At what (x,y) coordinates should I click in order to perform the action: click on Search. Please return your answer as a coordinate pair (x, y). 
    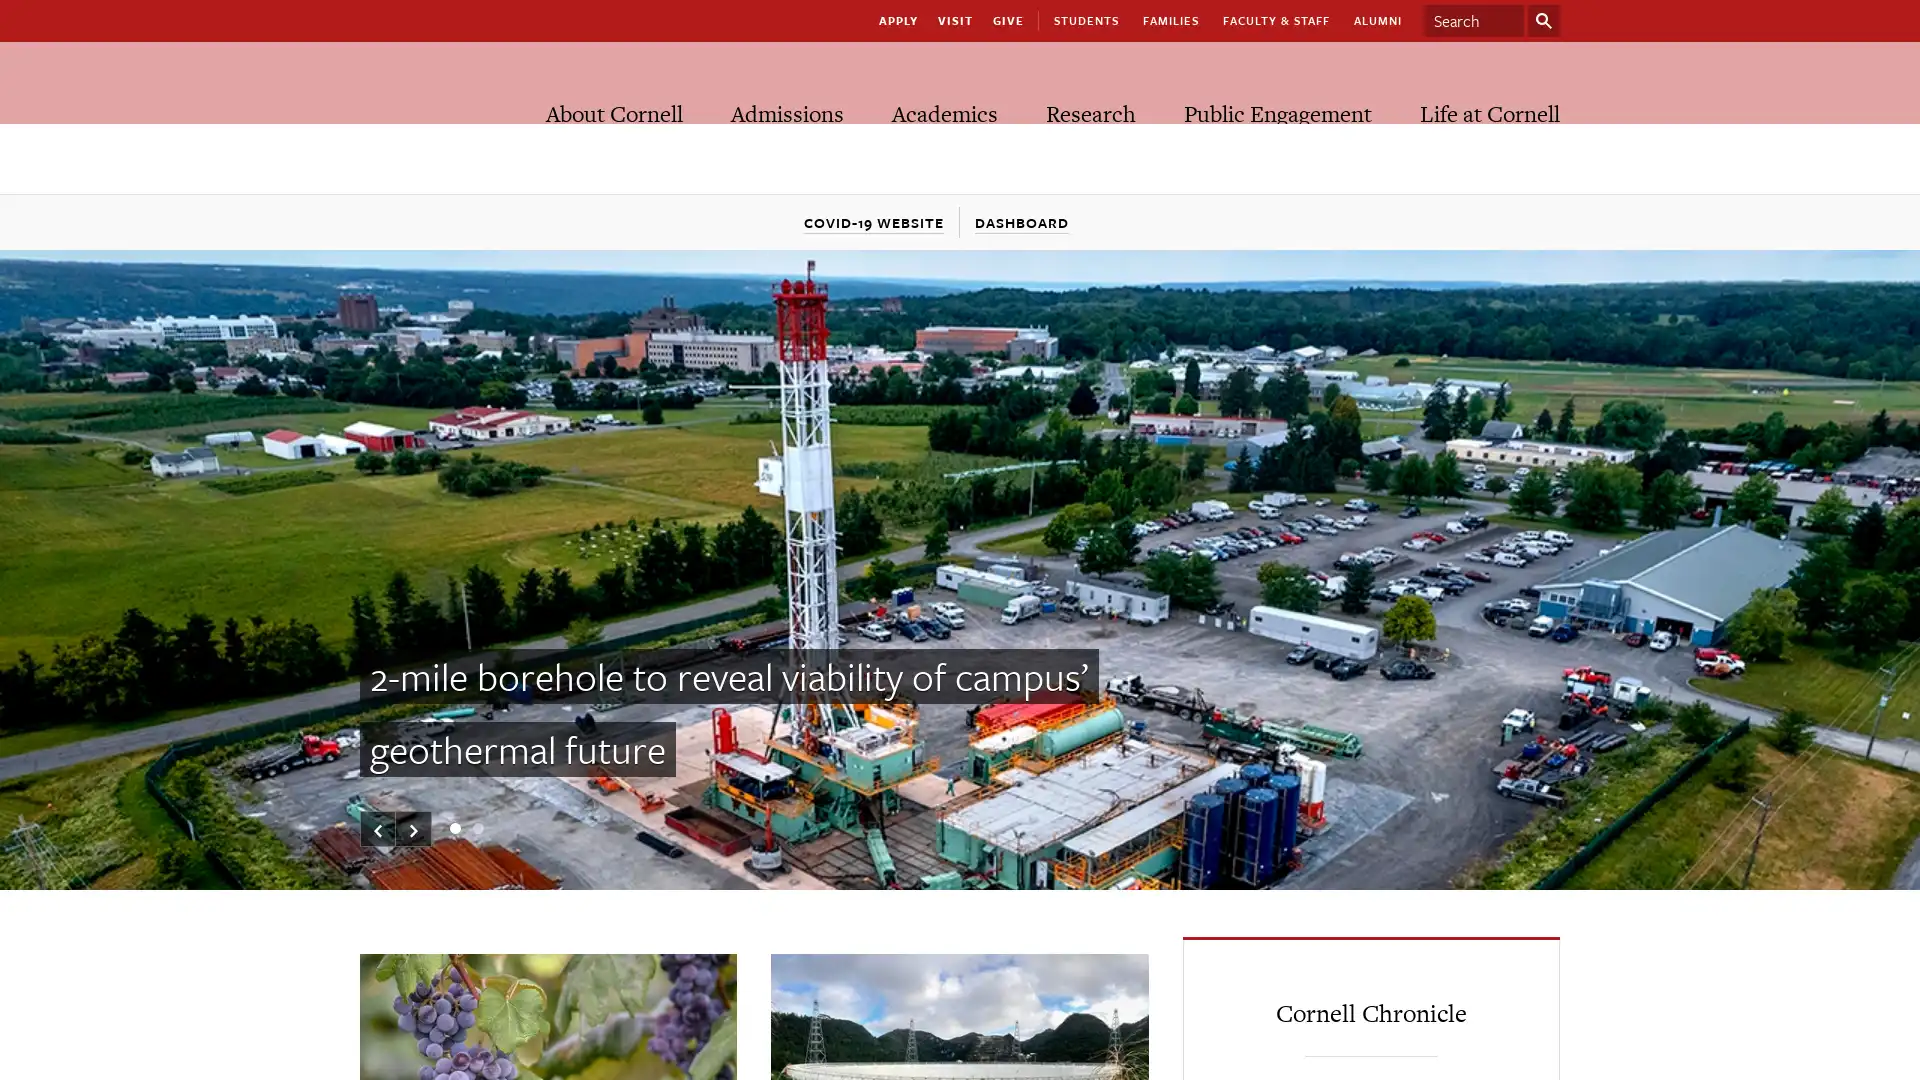
    Looking at the image, I should click on (1543, 20).